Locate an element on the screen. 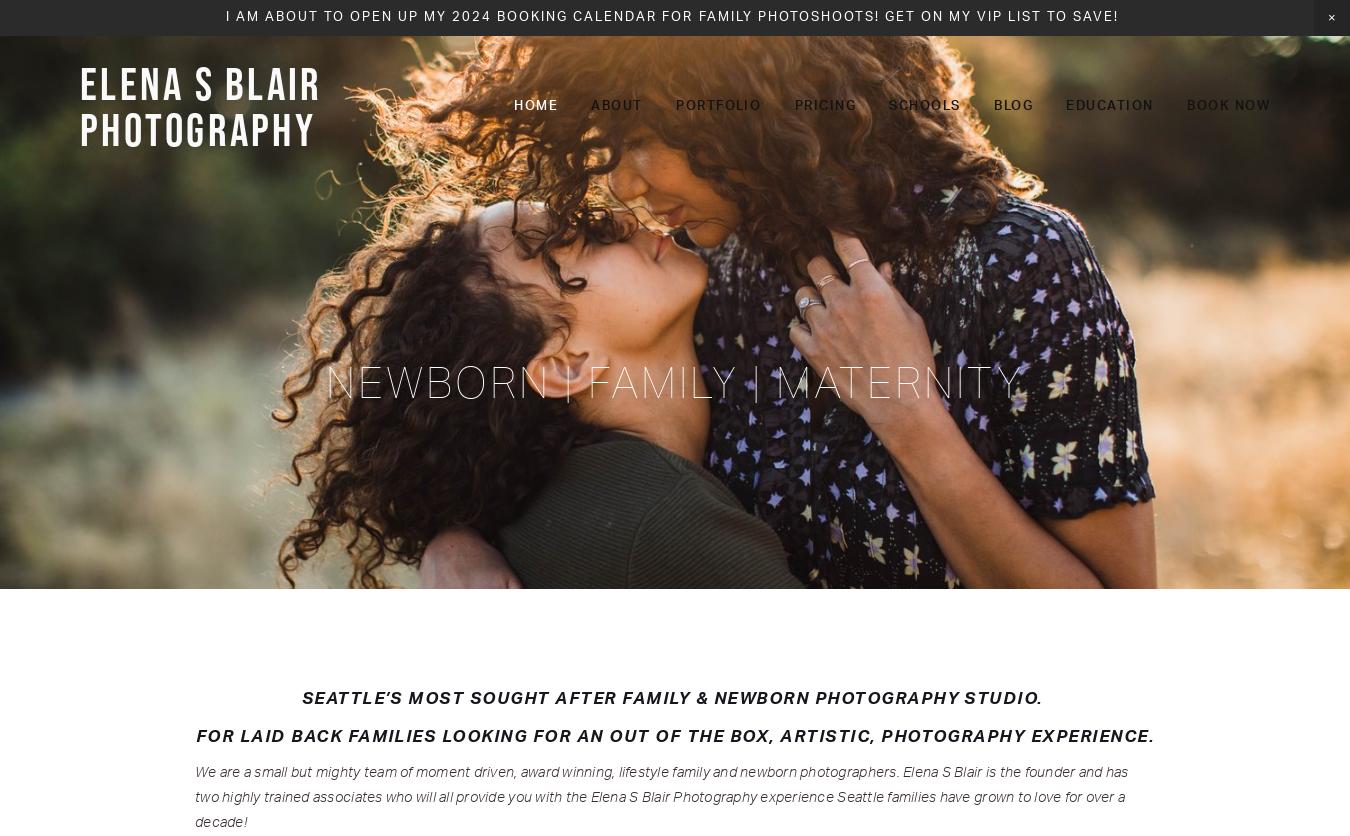  'Portfolio' is located at coordinates (717, 105).